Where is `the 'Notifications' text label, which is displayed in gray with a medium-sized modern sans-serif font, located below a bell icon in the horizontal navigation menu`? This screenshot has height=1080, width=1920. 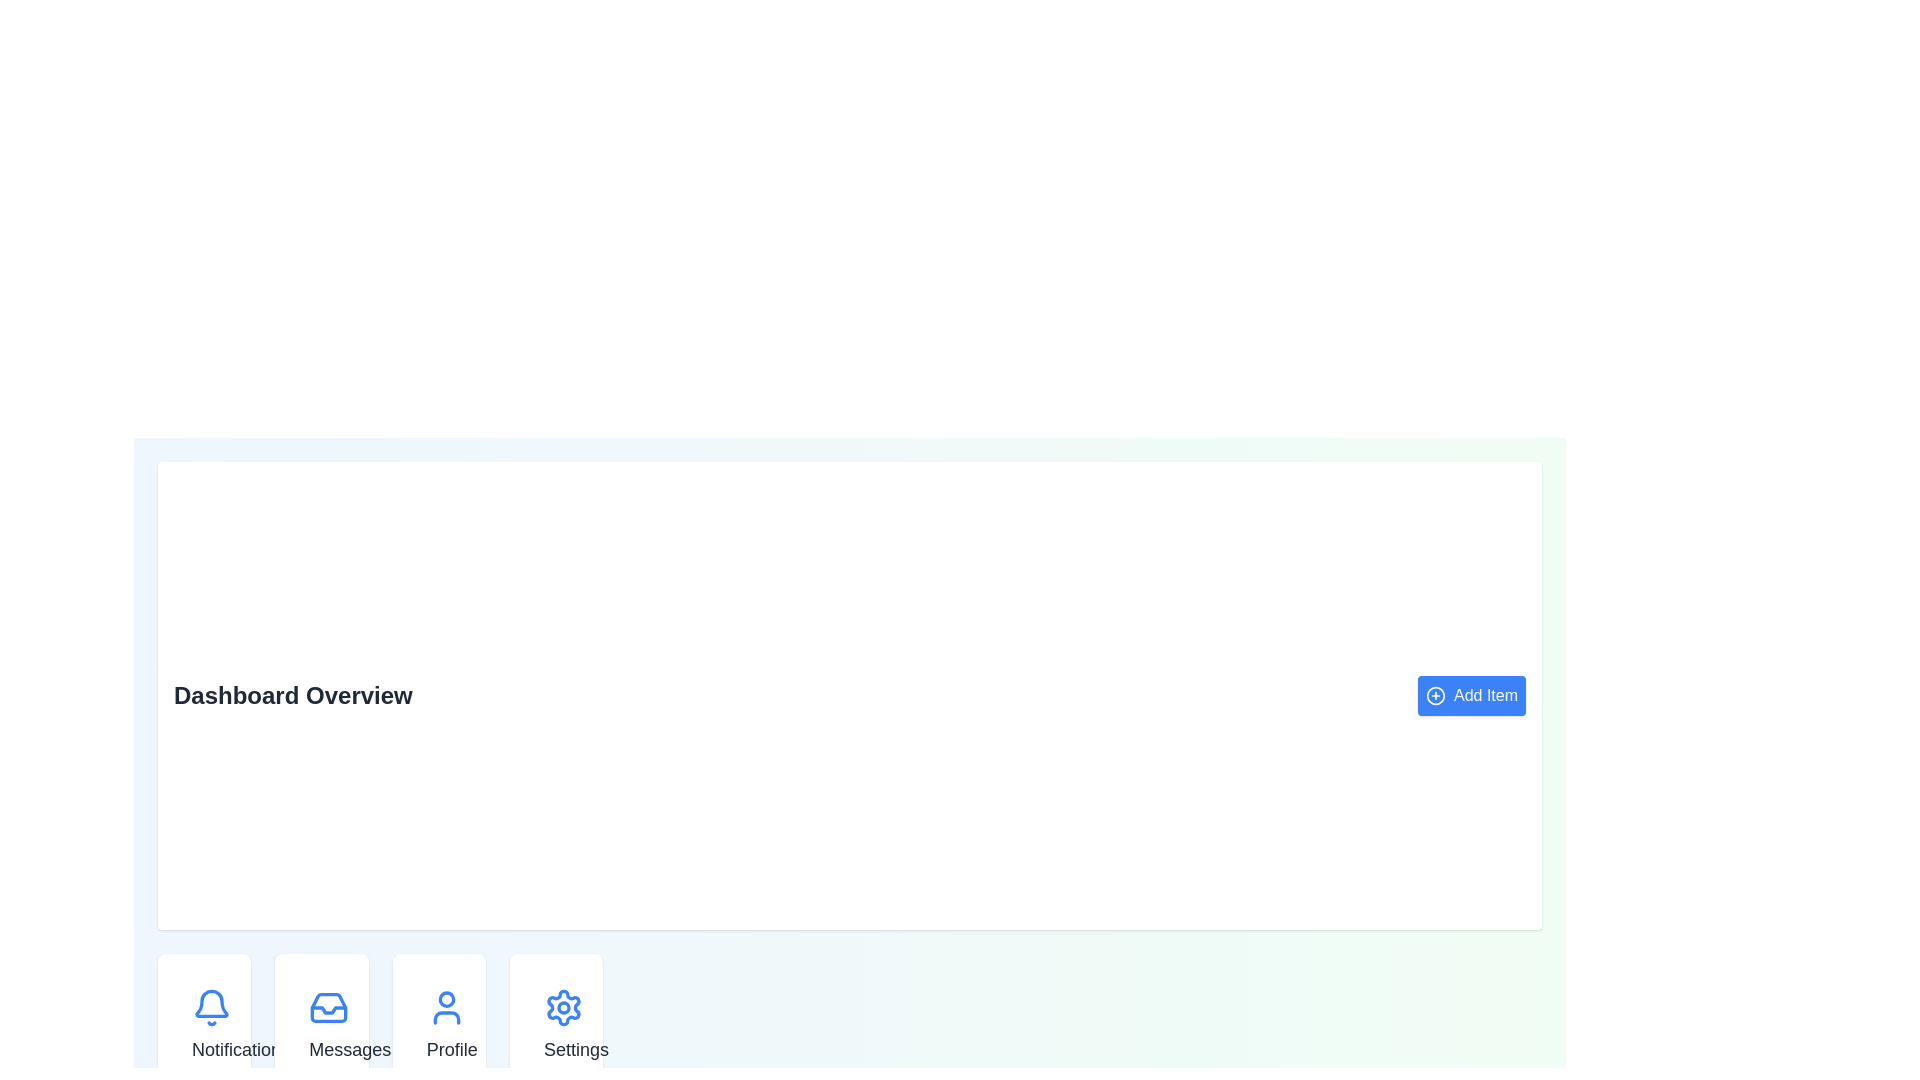 the 'Notifications' text label, which is displayed in gray with a medium-sized modern sans-serif font, located below a bell icon in the horizontal navigation menu is located at coordinates (240, 1048).